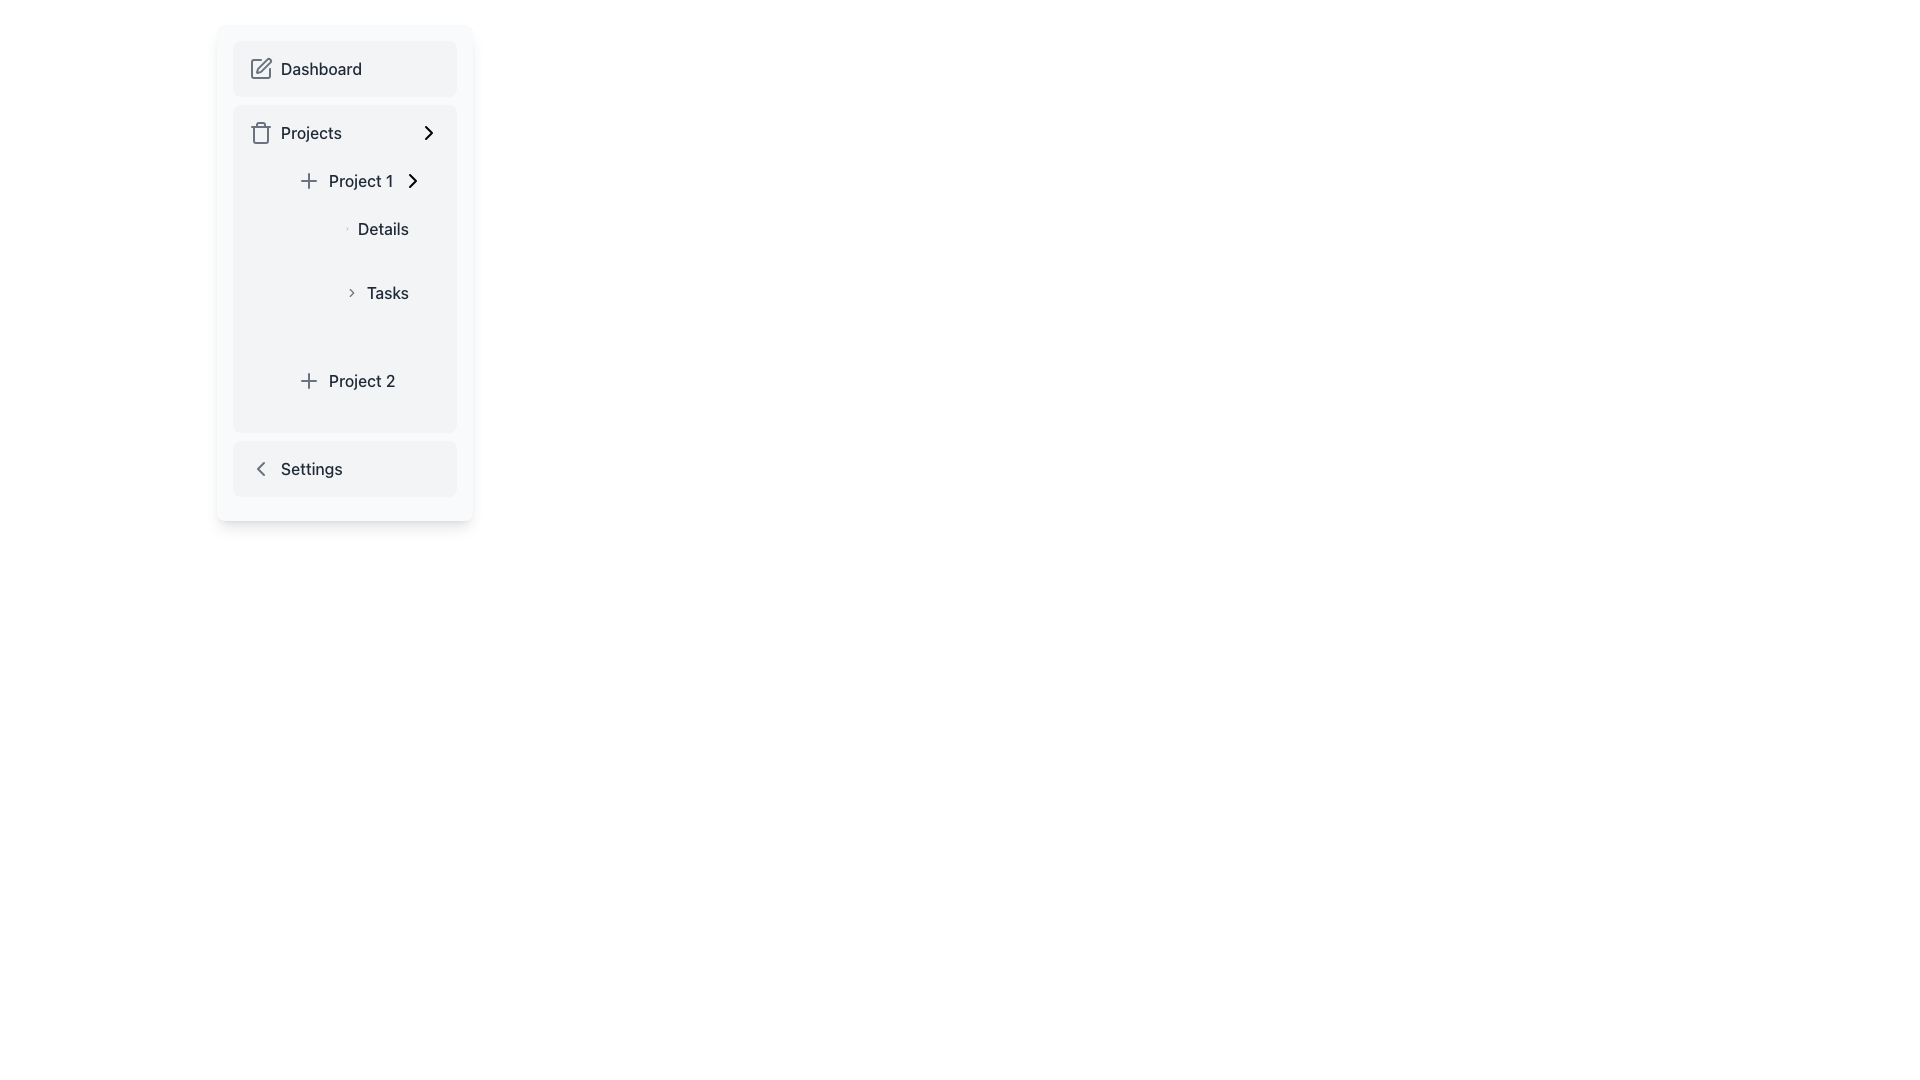  What do you see at coordinates (259, 68) in the screenshot?
I see `the square-shaped icon with a pen overlay, located near the top-left of the interface, next to the 'Dashboard' text label` at bounding box center [259, 68].